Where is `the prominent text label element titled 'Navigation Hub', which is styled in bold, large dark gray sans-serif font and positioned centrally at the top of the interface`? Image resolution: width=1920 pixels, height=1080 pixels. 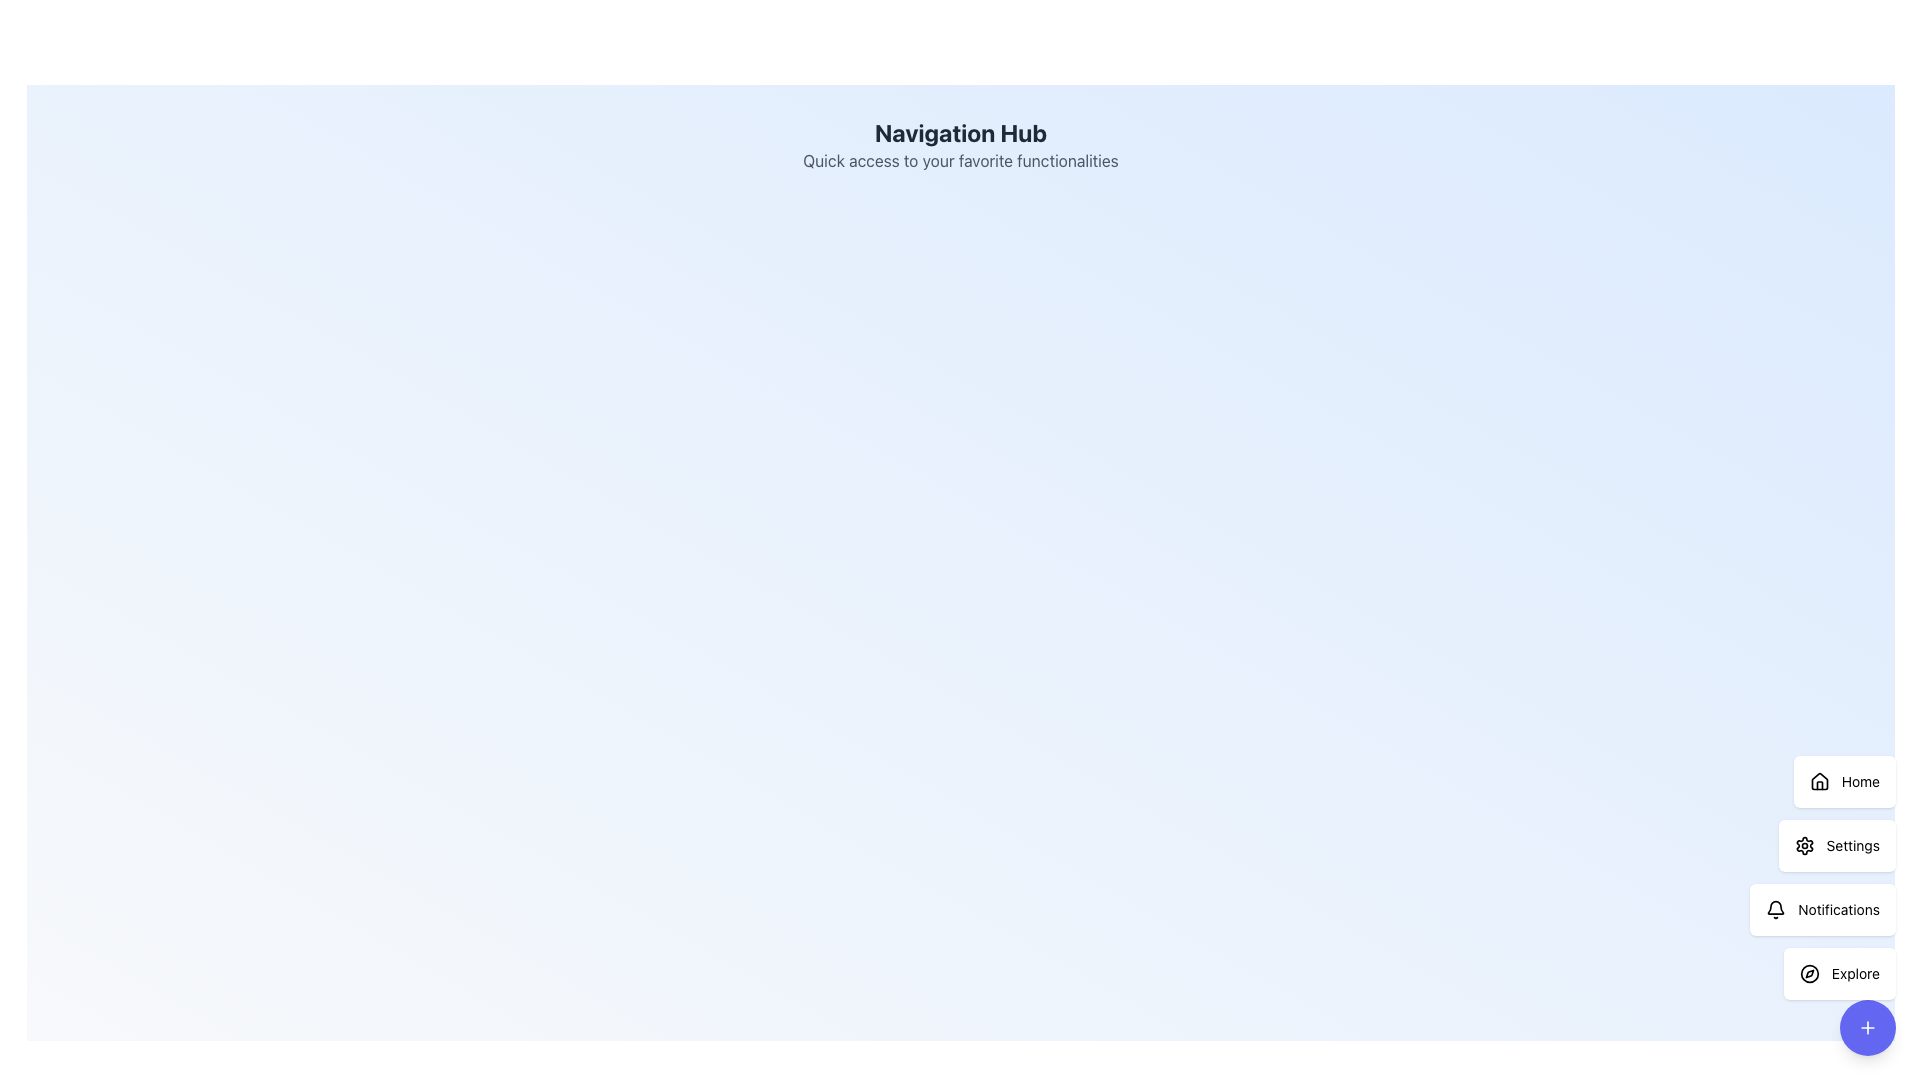 the prominent text label element titled 'Navigation Hub', which is styled in bold, large dark gray sans-serif font and positioned centrally at the top of the interface is located at coordinates (960, 132).